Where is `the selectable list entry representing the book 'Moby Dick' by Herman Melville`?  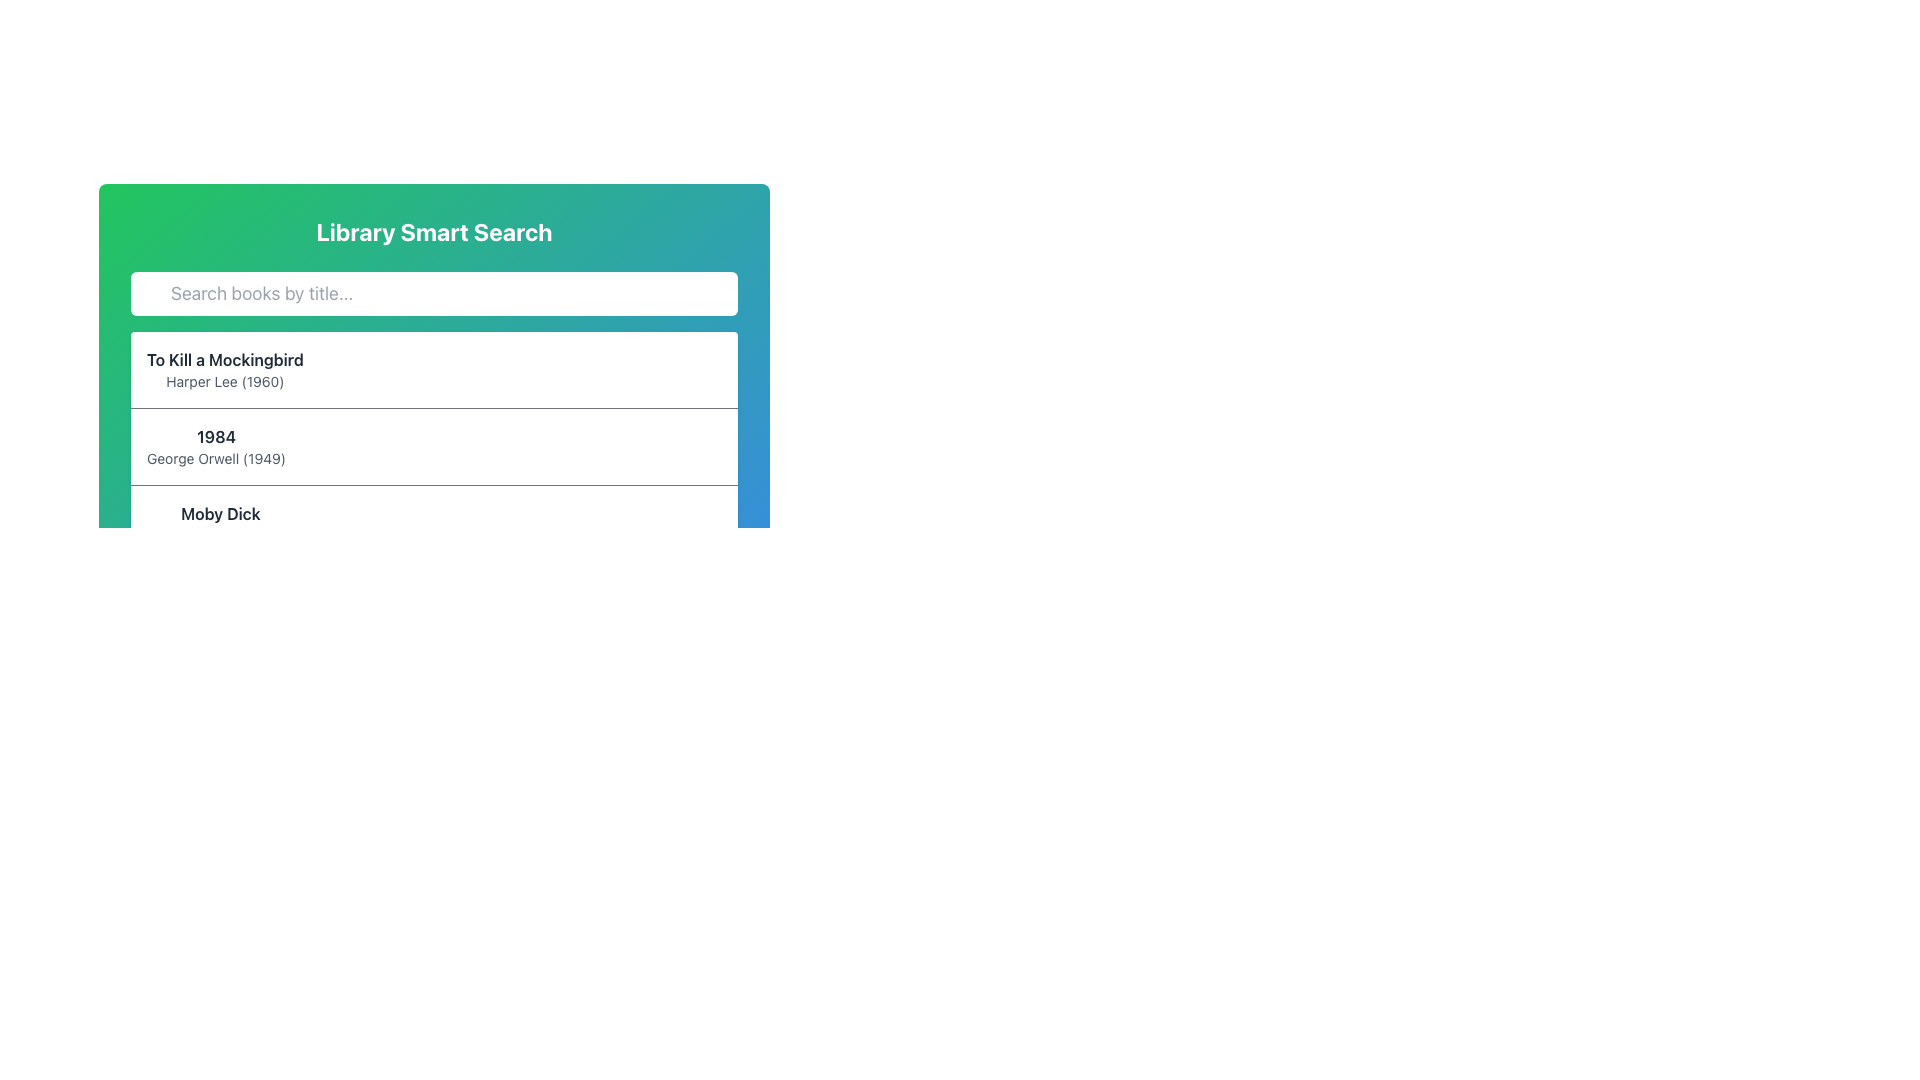 the selectable list entry representing the book 'Moby Dick' by Herman Melville is located at coordinates (433, 522).